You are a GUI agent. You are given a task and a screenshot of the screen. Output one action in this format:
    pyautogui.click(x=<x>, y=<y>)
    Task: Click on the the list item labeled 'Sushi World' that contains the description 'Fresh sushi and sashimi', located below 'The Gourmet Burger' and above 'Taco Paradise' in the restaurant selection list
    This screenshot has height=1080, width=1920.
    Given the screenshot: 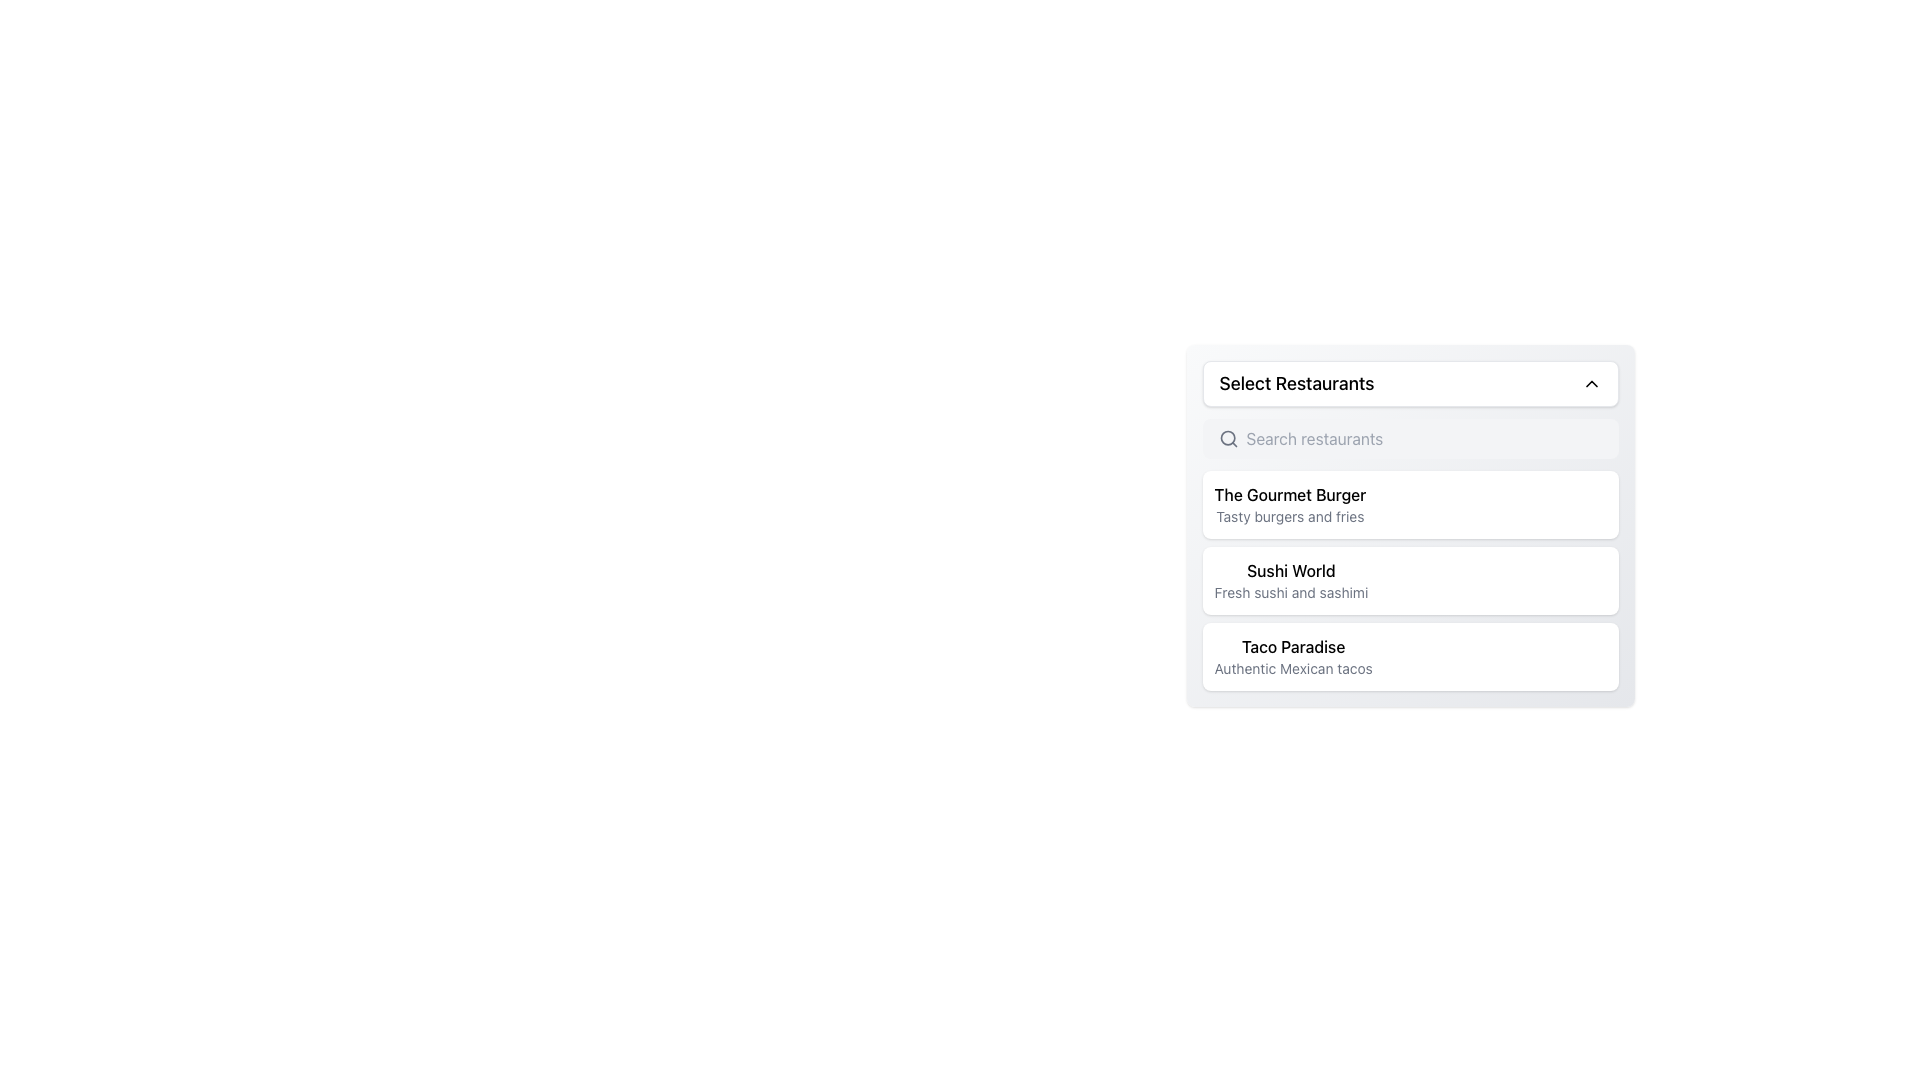 What is the action you would take?
    pyautogui.click(x=1409, y=581)
    